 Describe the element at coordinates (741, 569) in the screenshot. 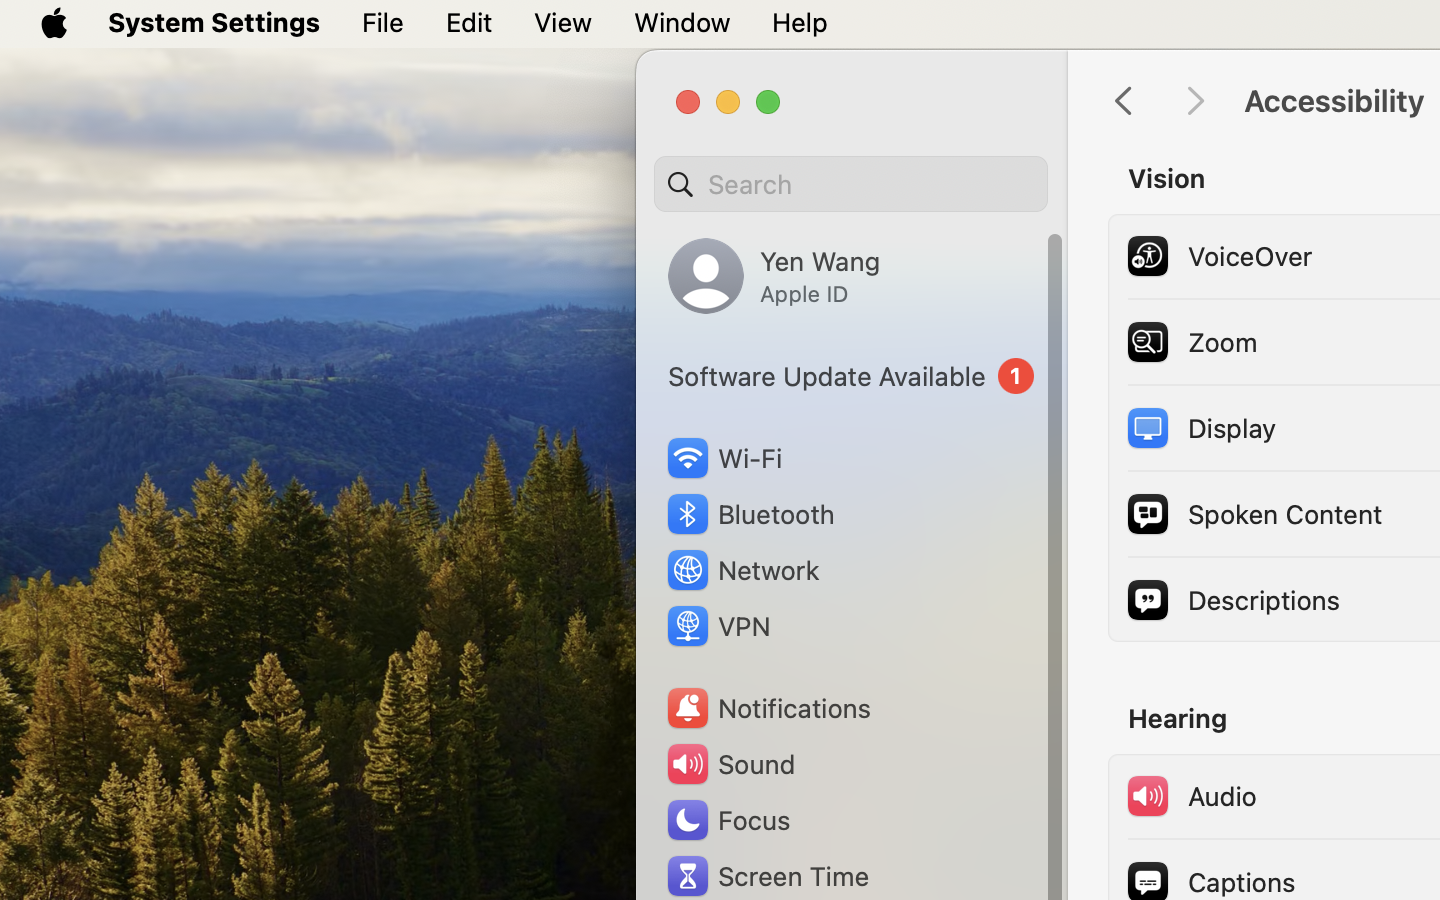

I see `'Network'` at that location.